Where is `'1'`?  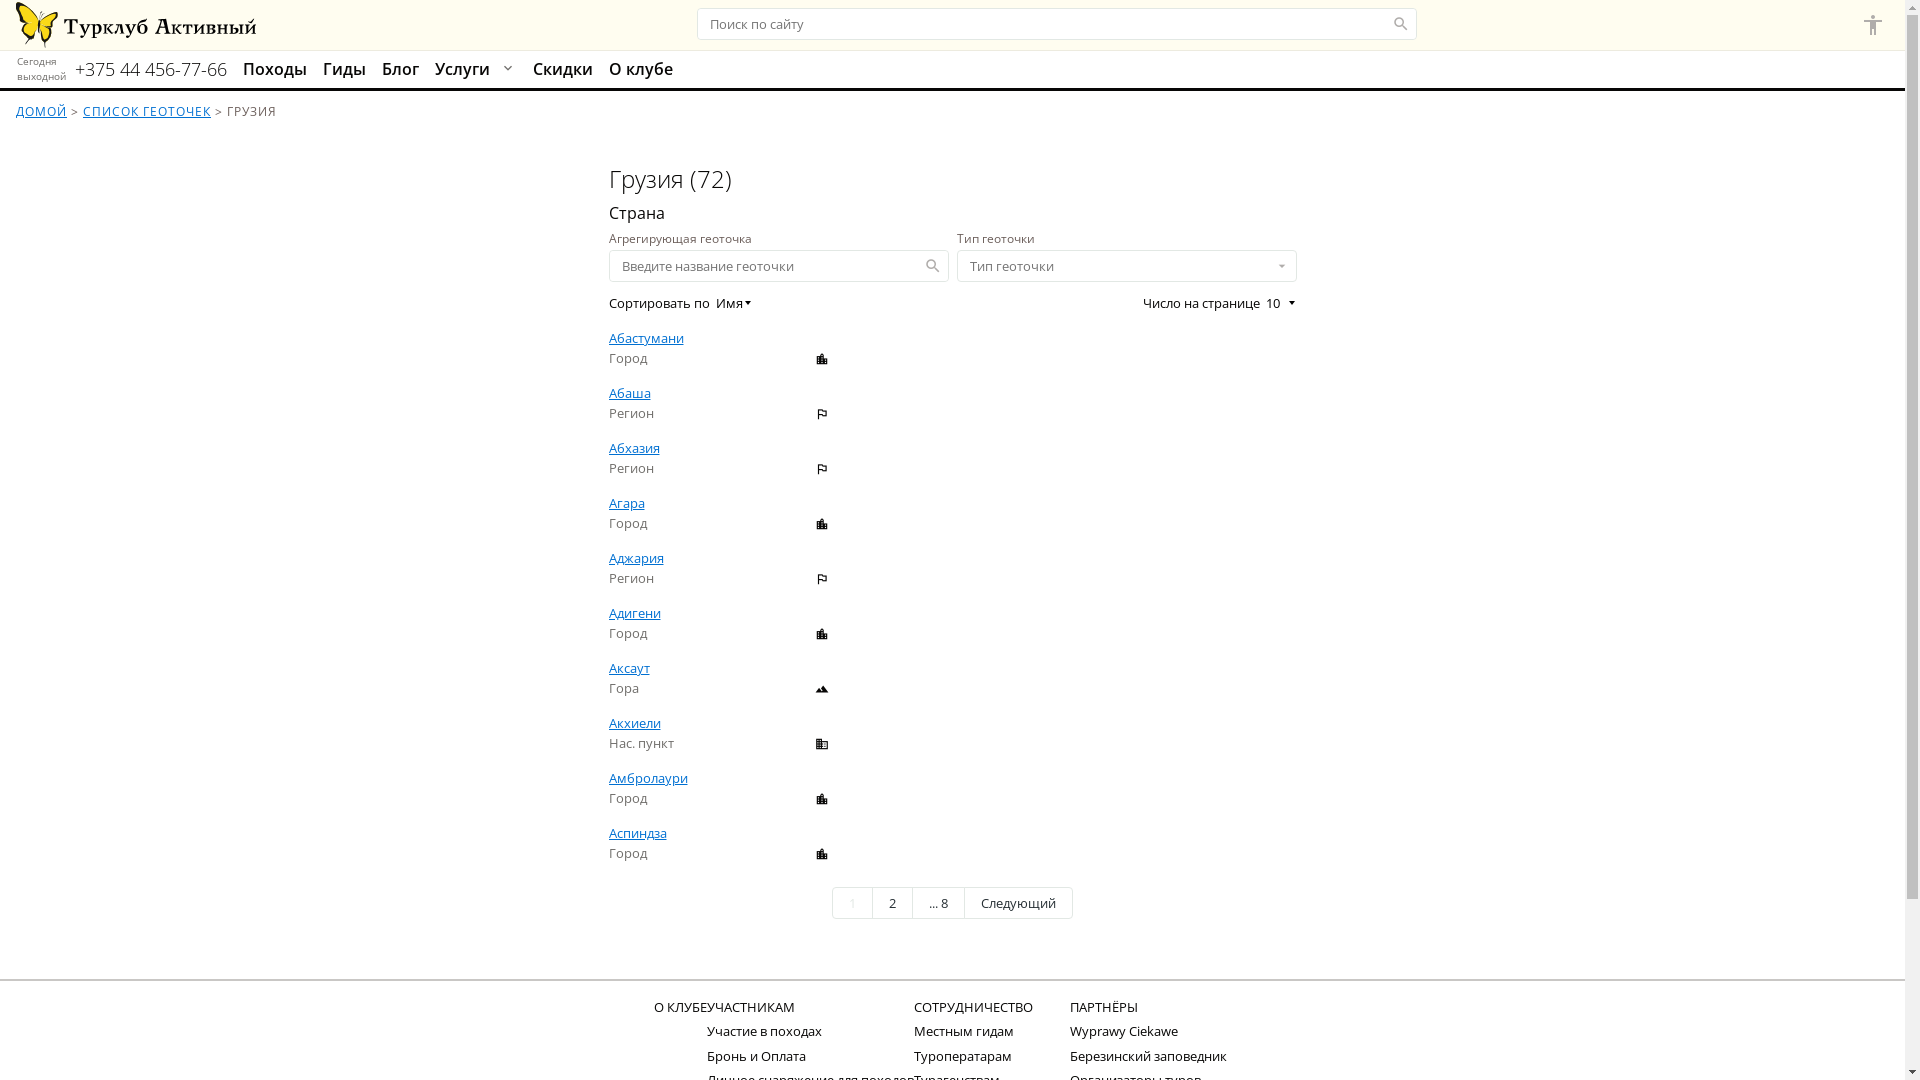 '1' is located at coordinates (852, 902).